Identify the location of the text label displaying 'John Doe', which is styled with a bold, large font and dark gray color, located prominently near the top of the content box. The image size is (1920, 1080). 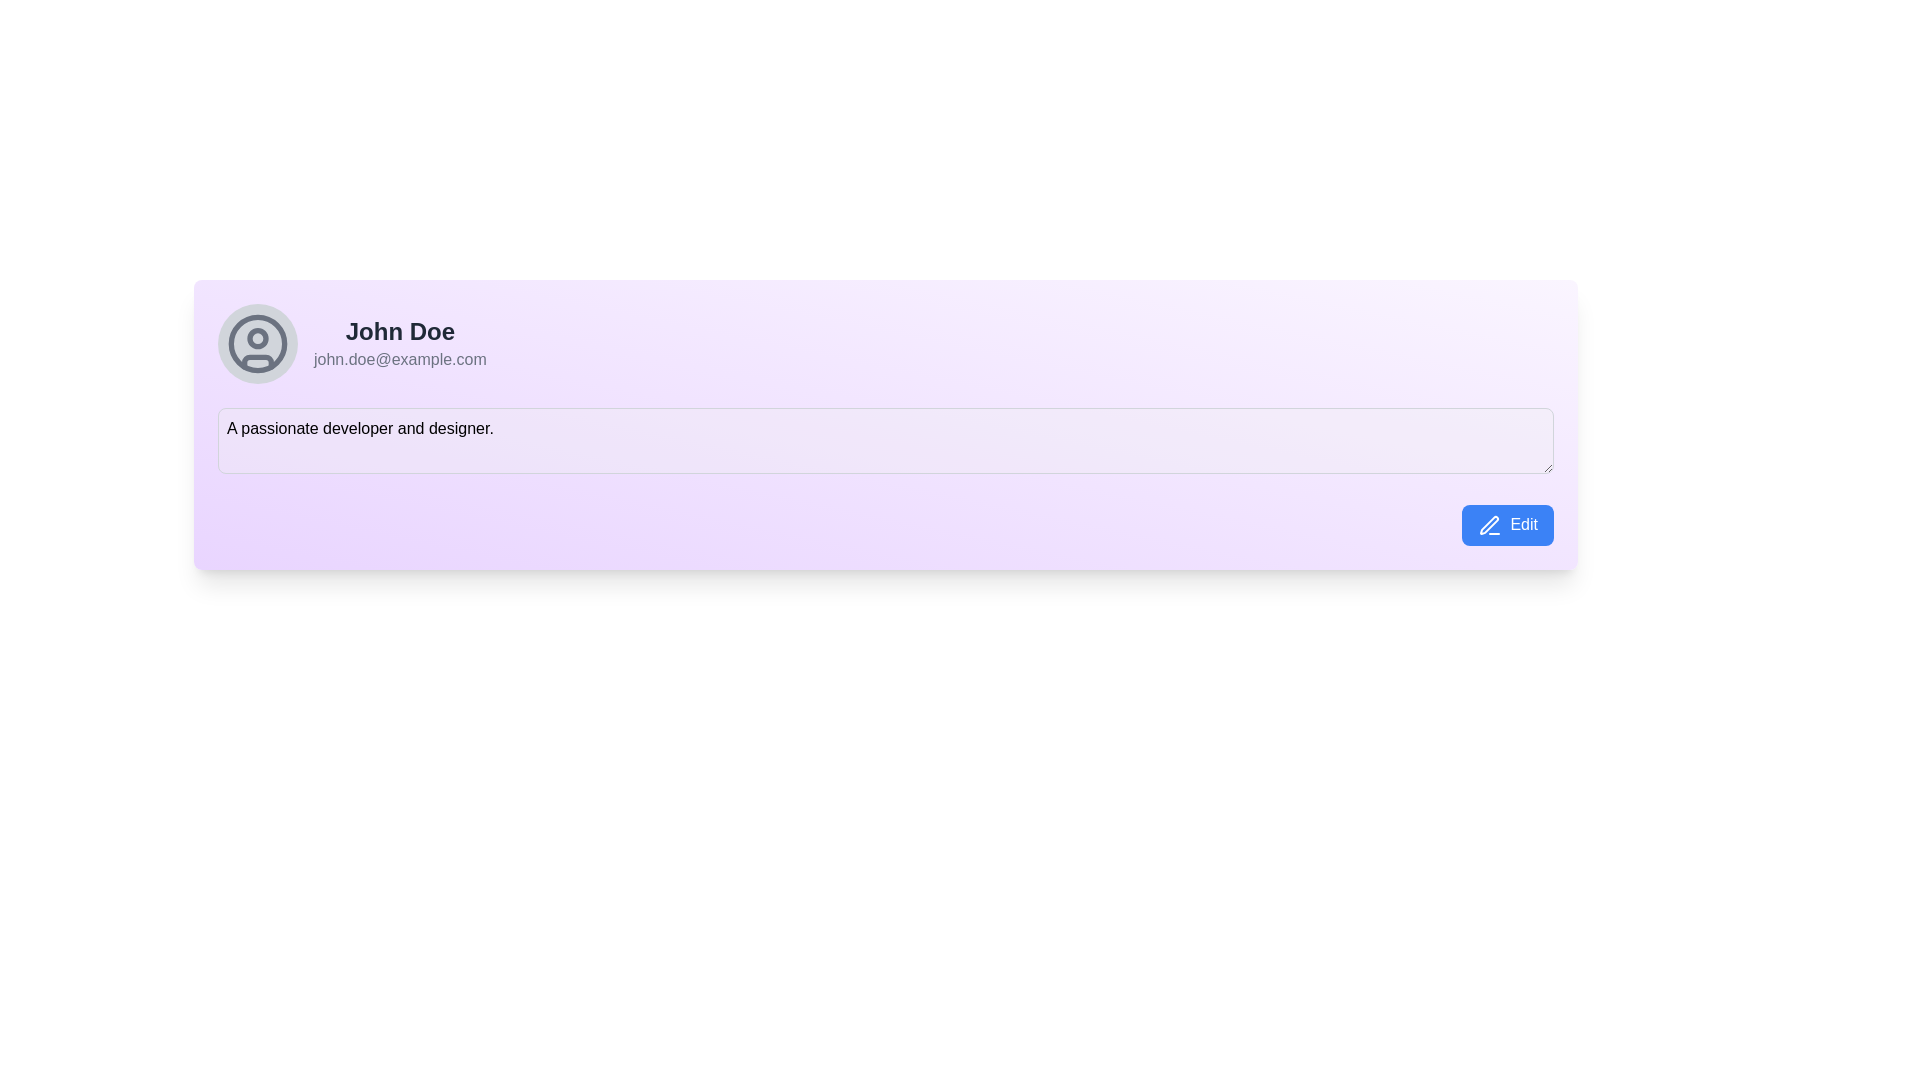
(400, 330).